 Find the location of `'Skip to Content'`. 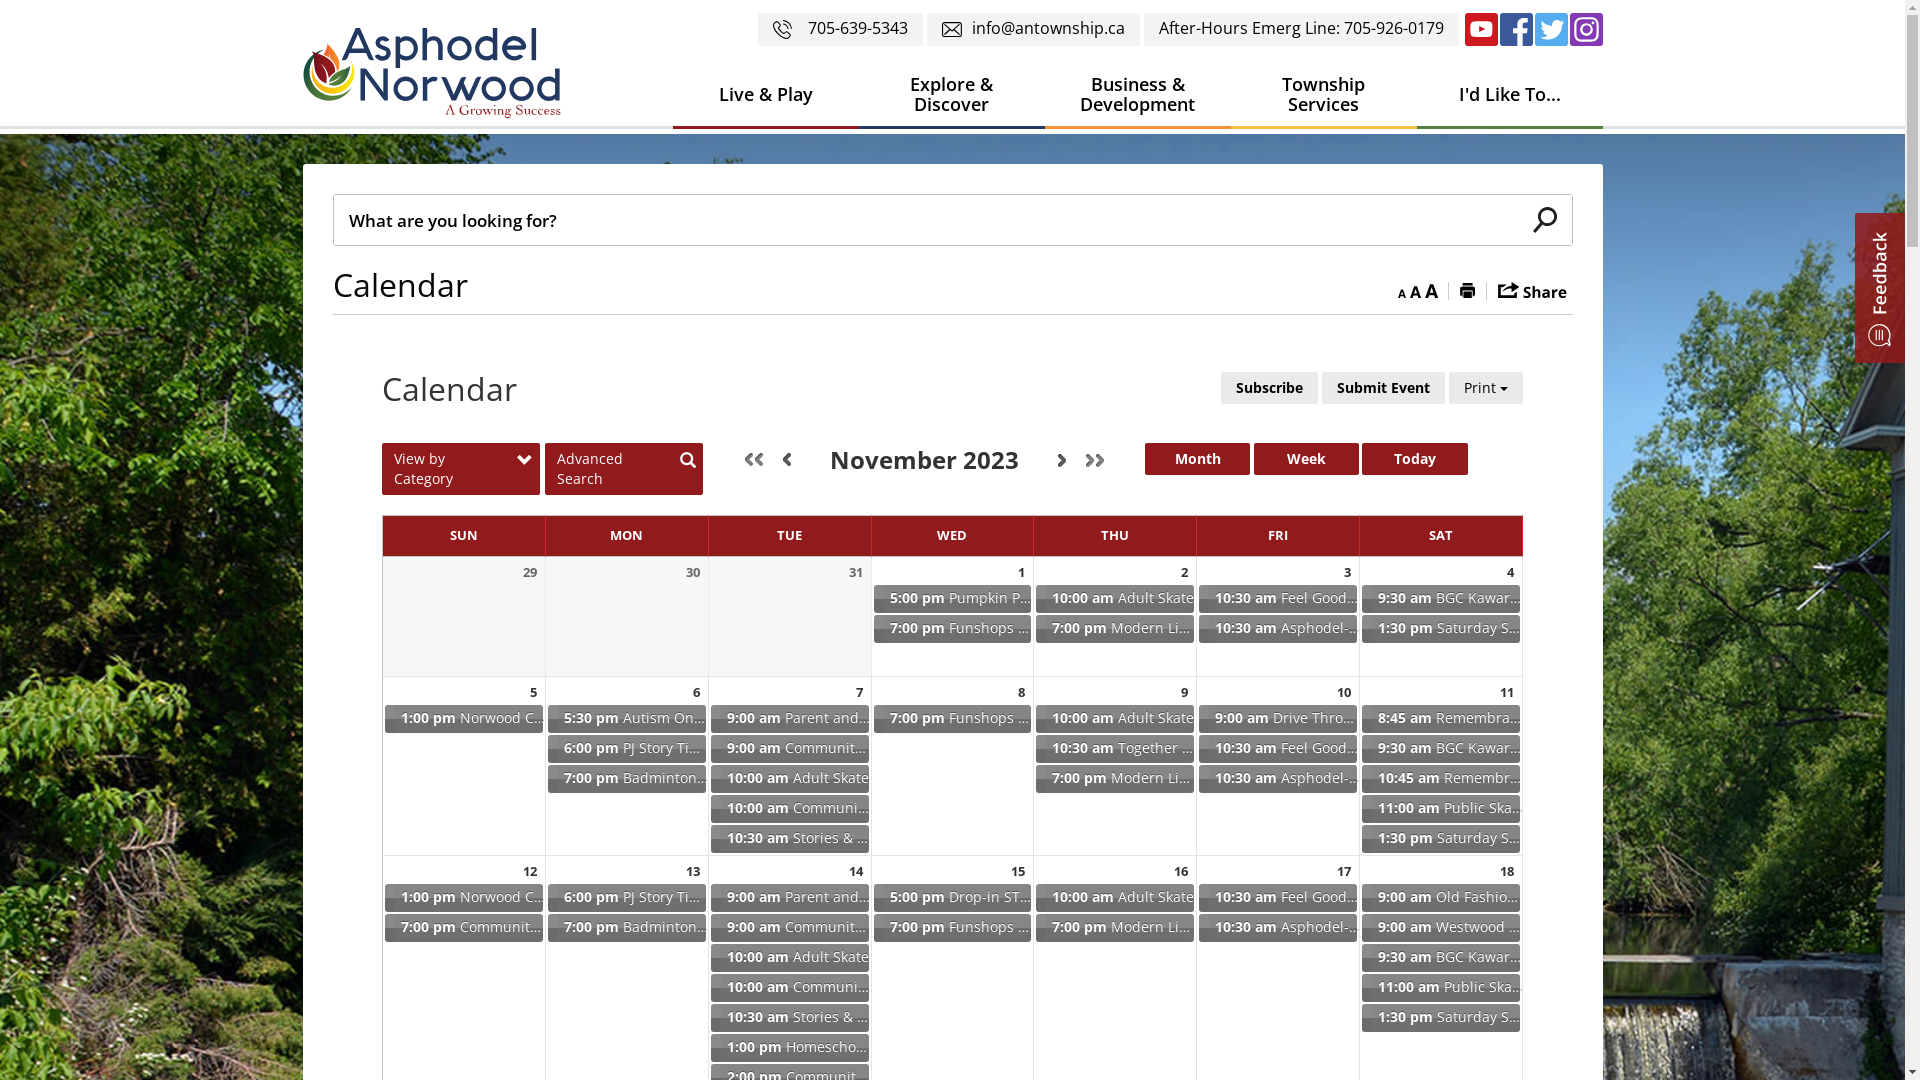

'Skip to Content' is located at coordinates (0, 0).